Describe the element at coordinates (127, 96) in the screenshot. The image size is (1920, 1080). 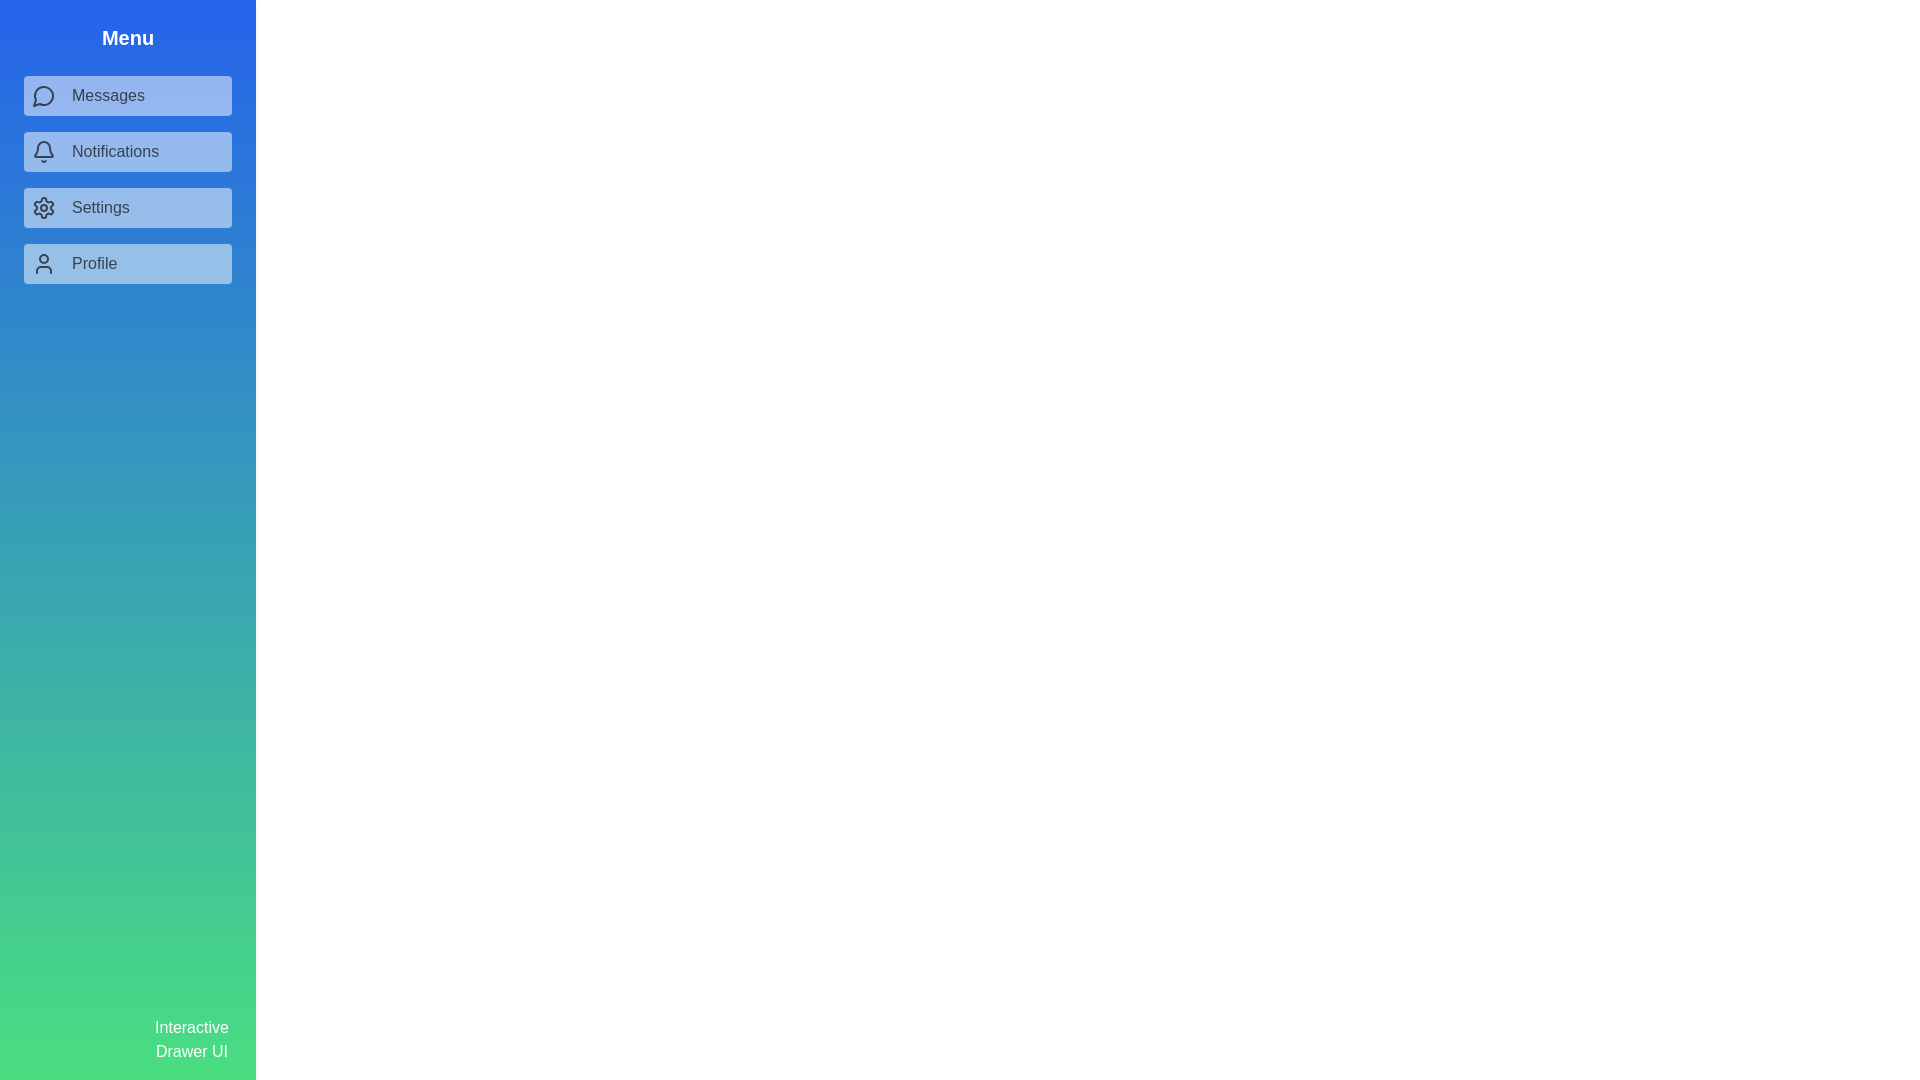
I see `the menu item Messages` at that location.